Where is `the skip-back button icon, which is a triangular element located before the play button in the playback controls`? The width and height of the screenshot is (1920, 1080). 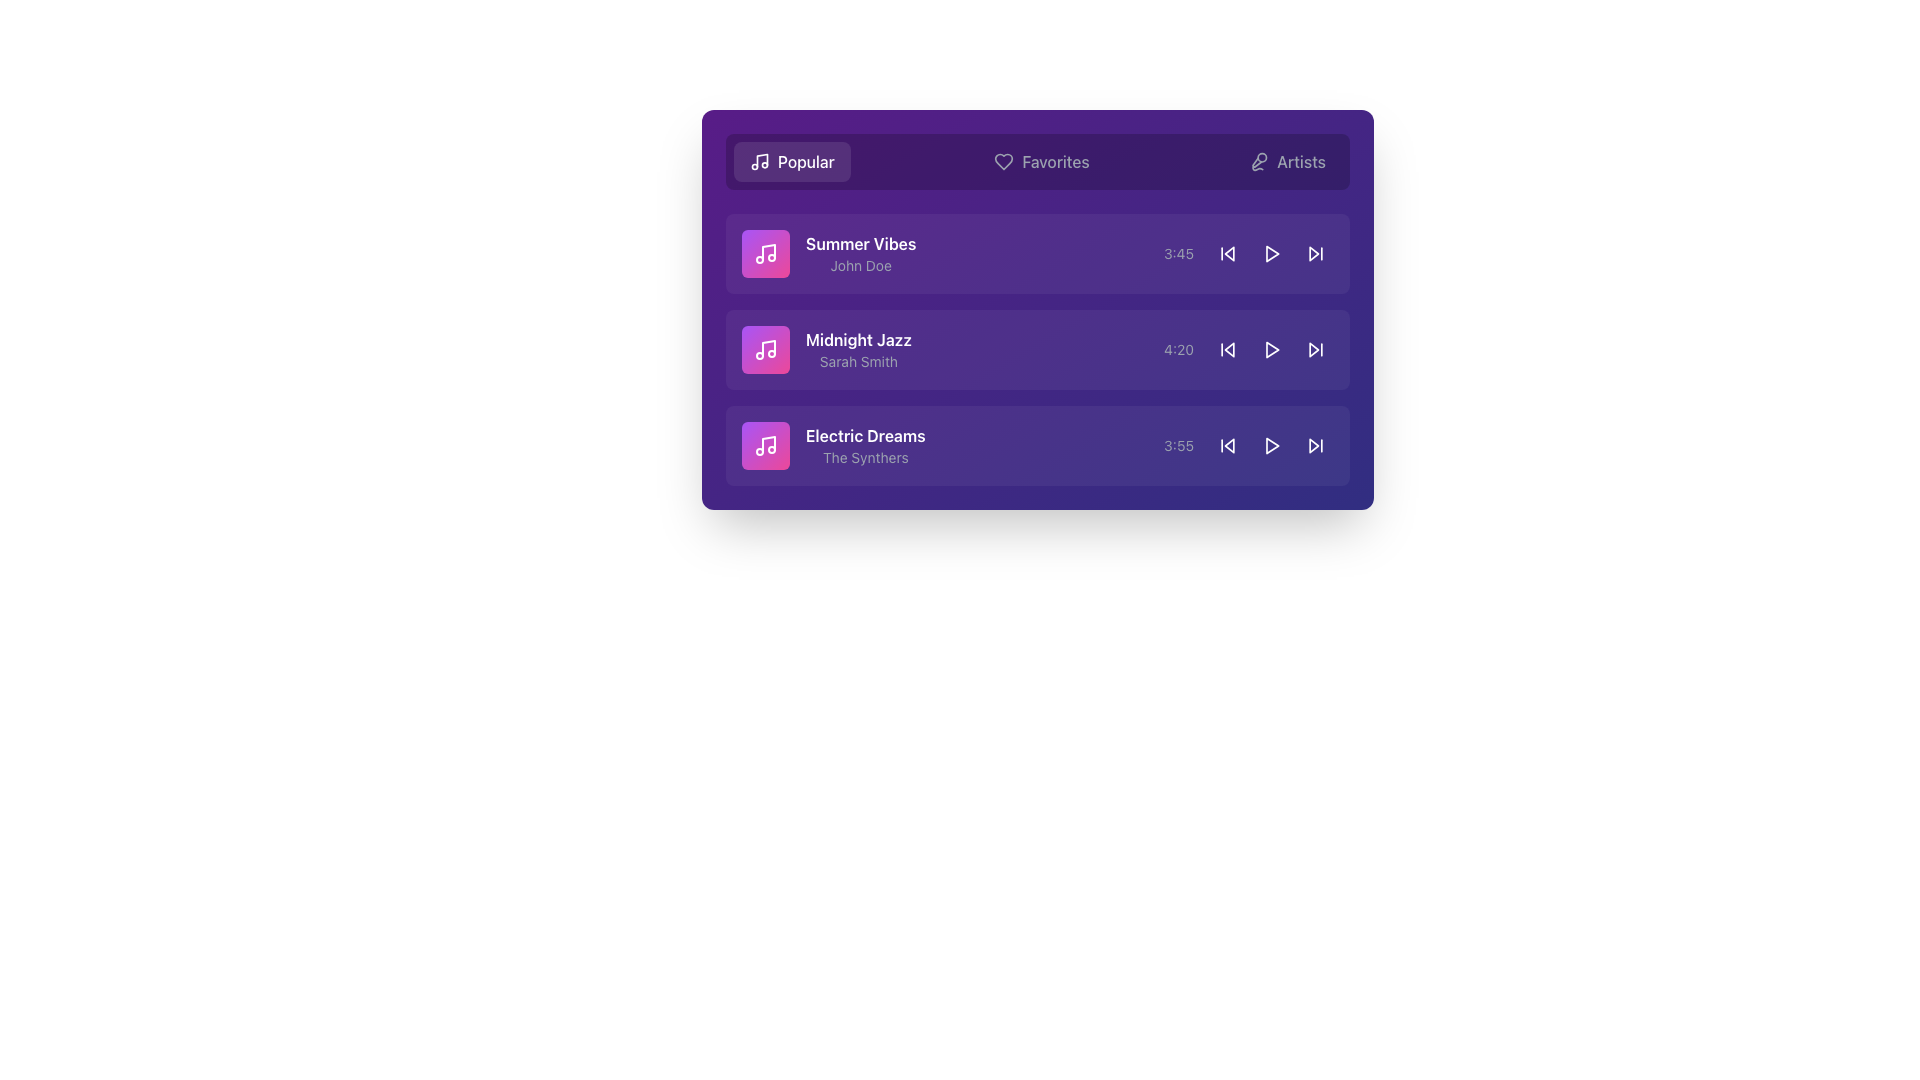 the skip-back button icon, which is a triangular element located before the play button in the playback controls is located at coordinates (1228, 253).